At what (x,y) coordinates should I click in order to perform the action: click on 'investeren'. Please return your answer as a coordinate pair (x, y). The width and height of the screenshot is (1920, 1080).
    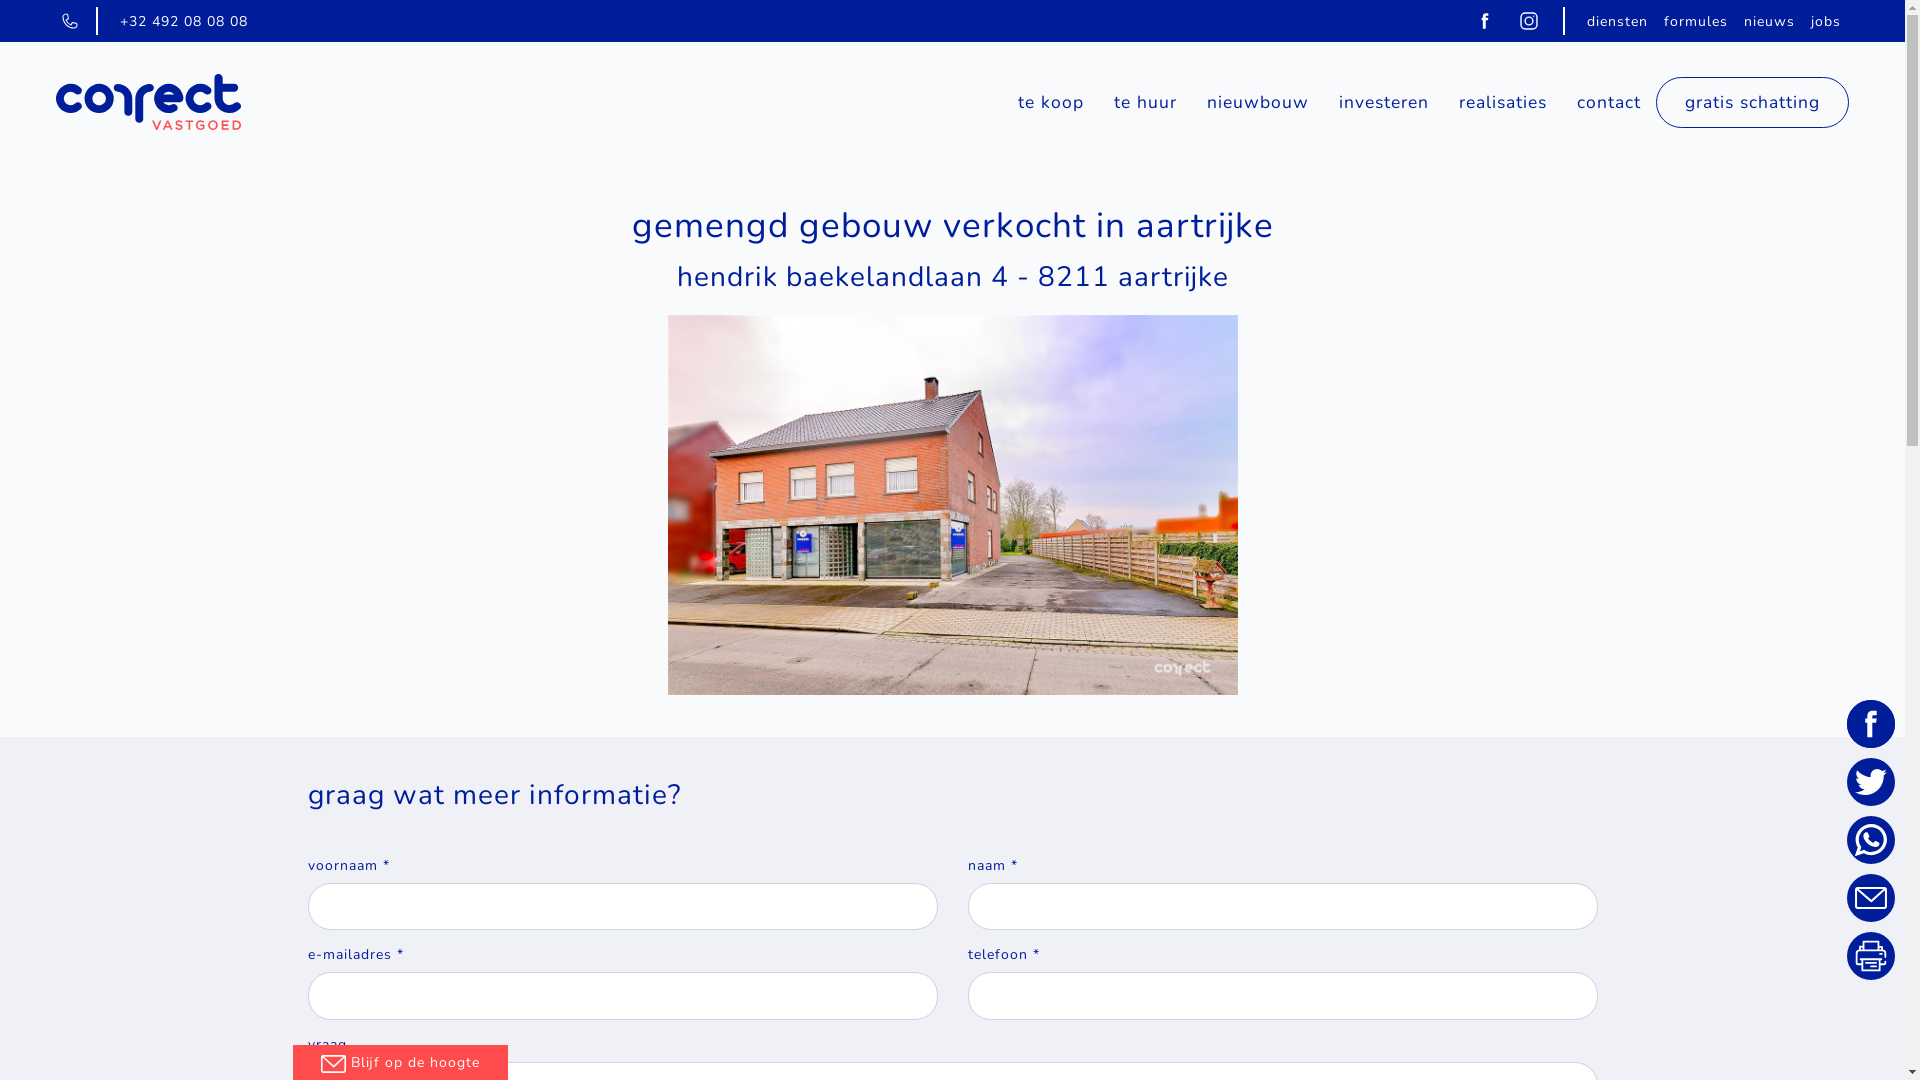
    Looking at the image, I should click on (1324, 101).